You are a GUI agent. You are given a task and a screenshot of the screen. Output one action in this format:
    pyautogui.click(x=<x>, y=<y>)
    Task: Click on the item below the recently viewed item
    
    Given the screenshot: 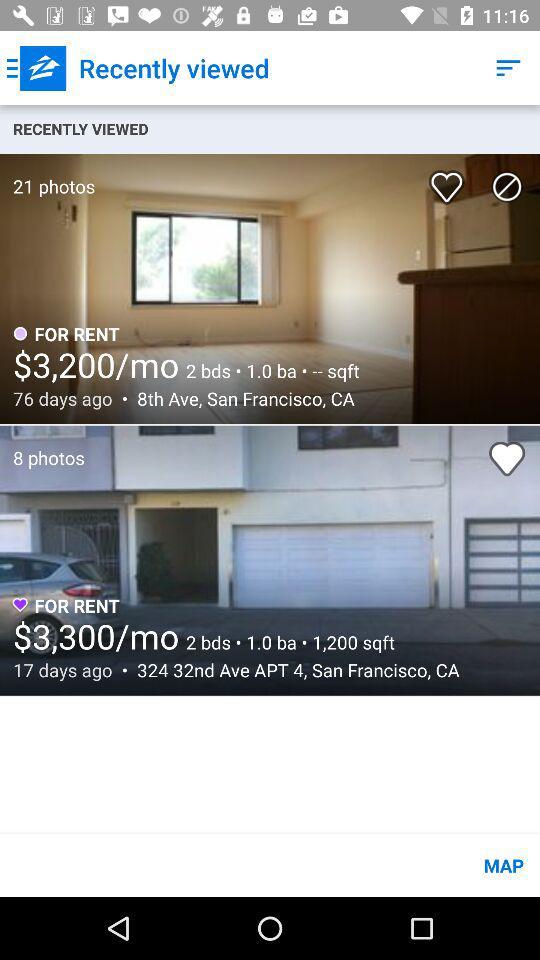 What is the action you would take?
    pyautogui.click(x=47, y=175)
    